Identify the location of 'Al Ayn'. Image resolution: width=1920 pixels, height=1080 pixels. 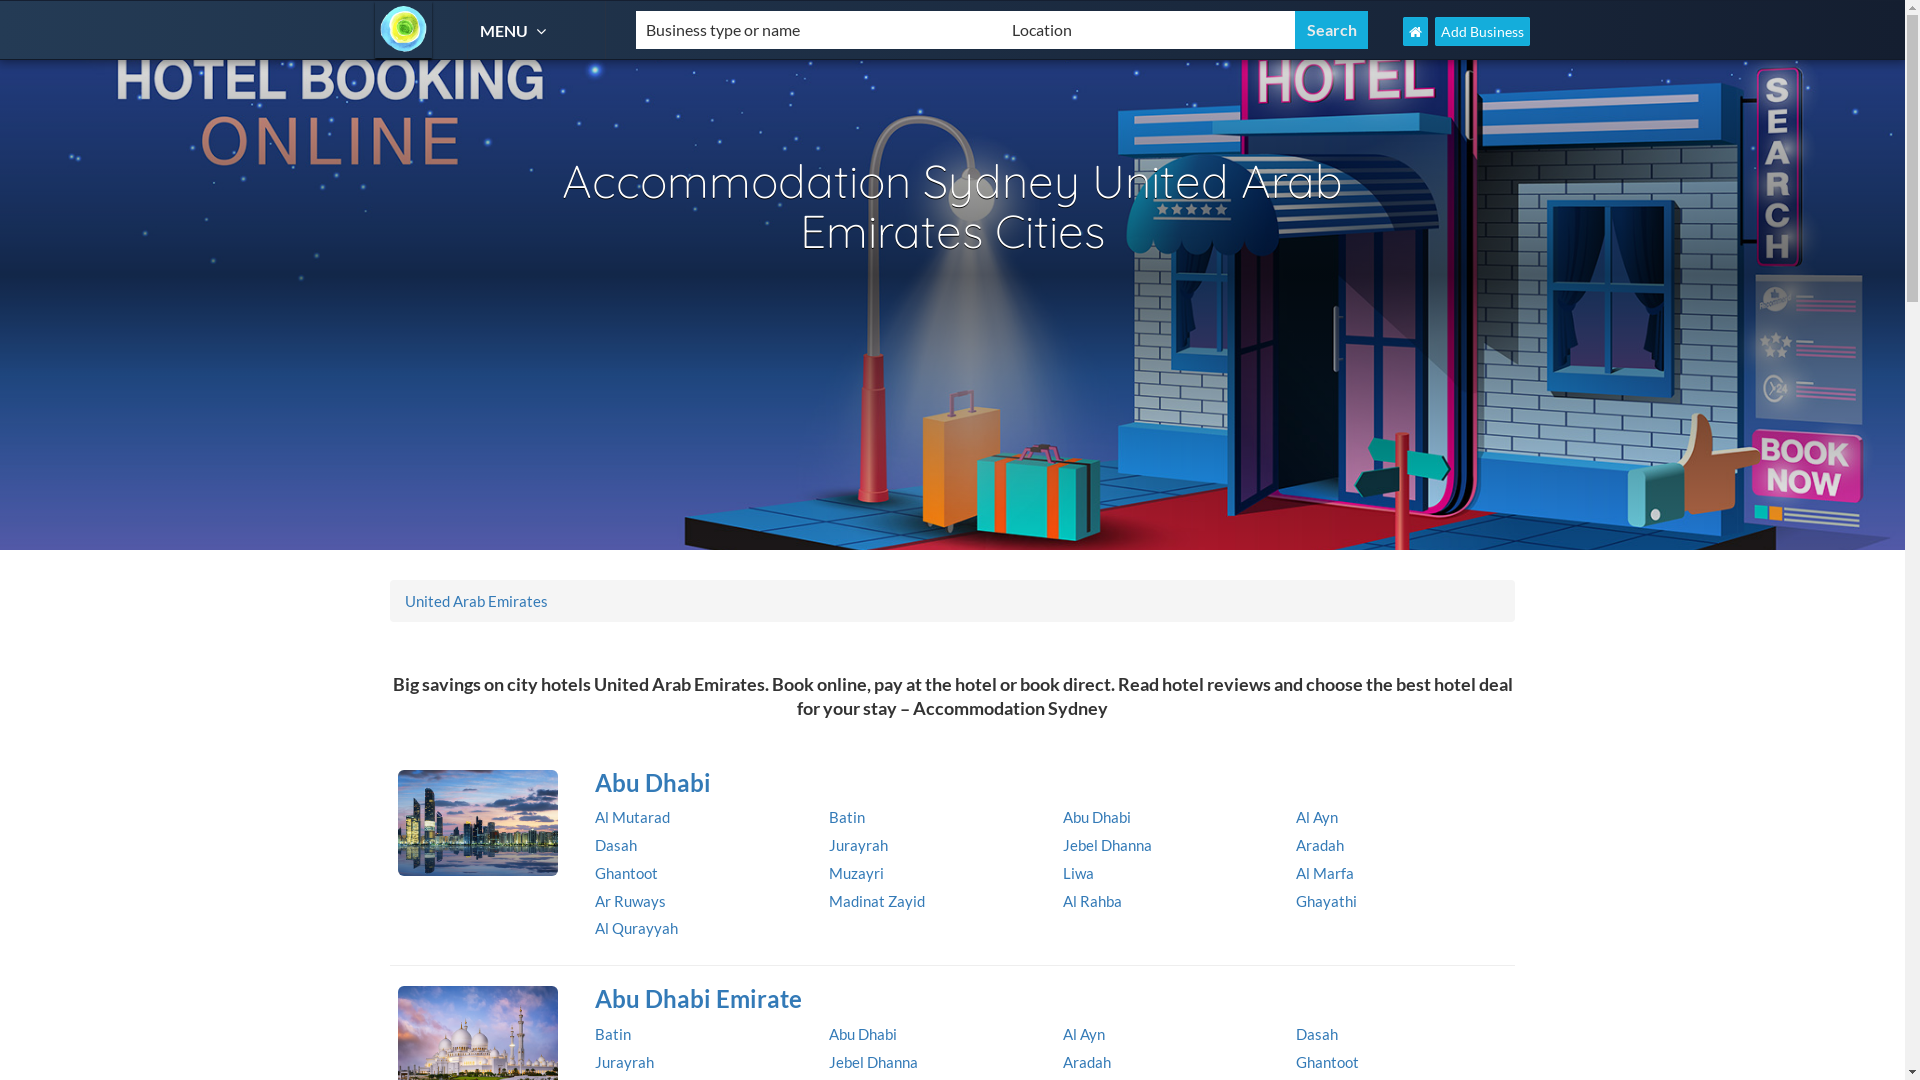
(1296, 817).